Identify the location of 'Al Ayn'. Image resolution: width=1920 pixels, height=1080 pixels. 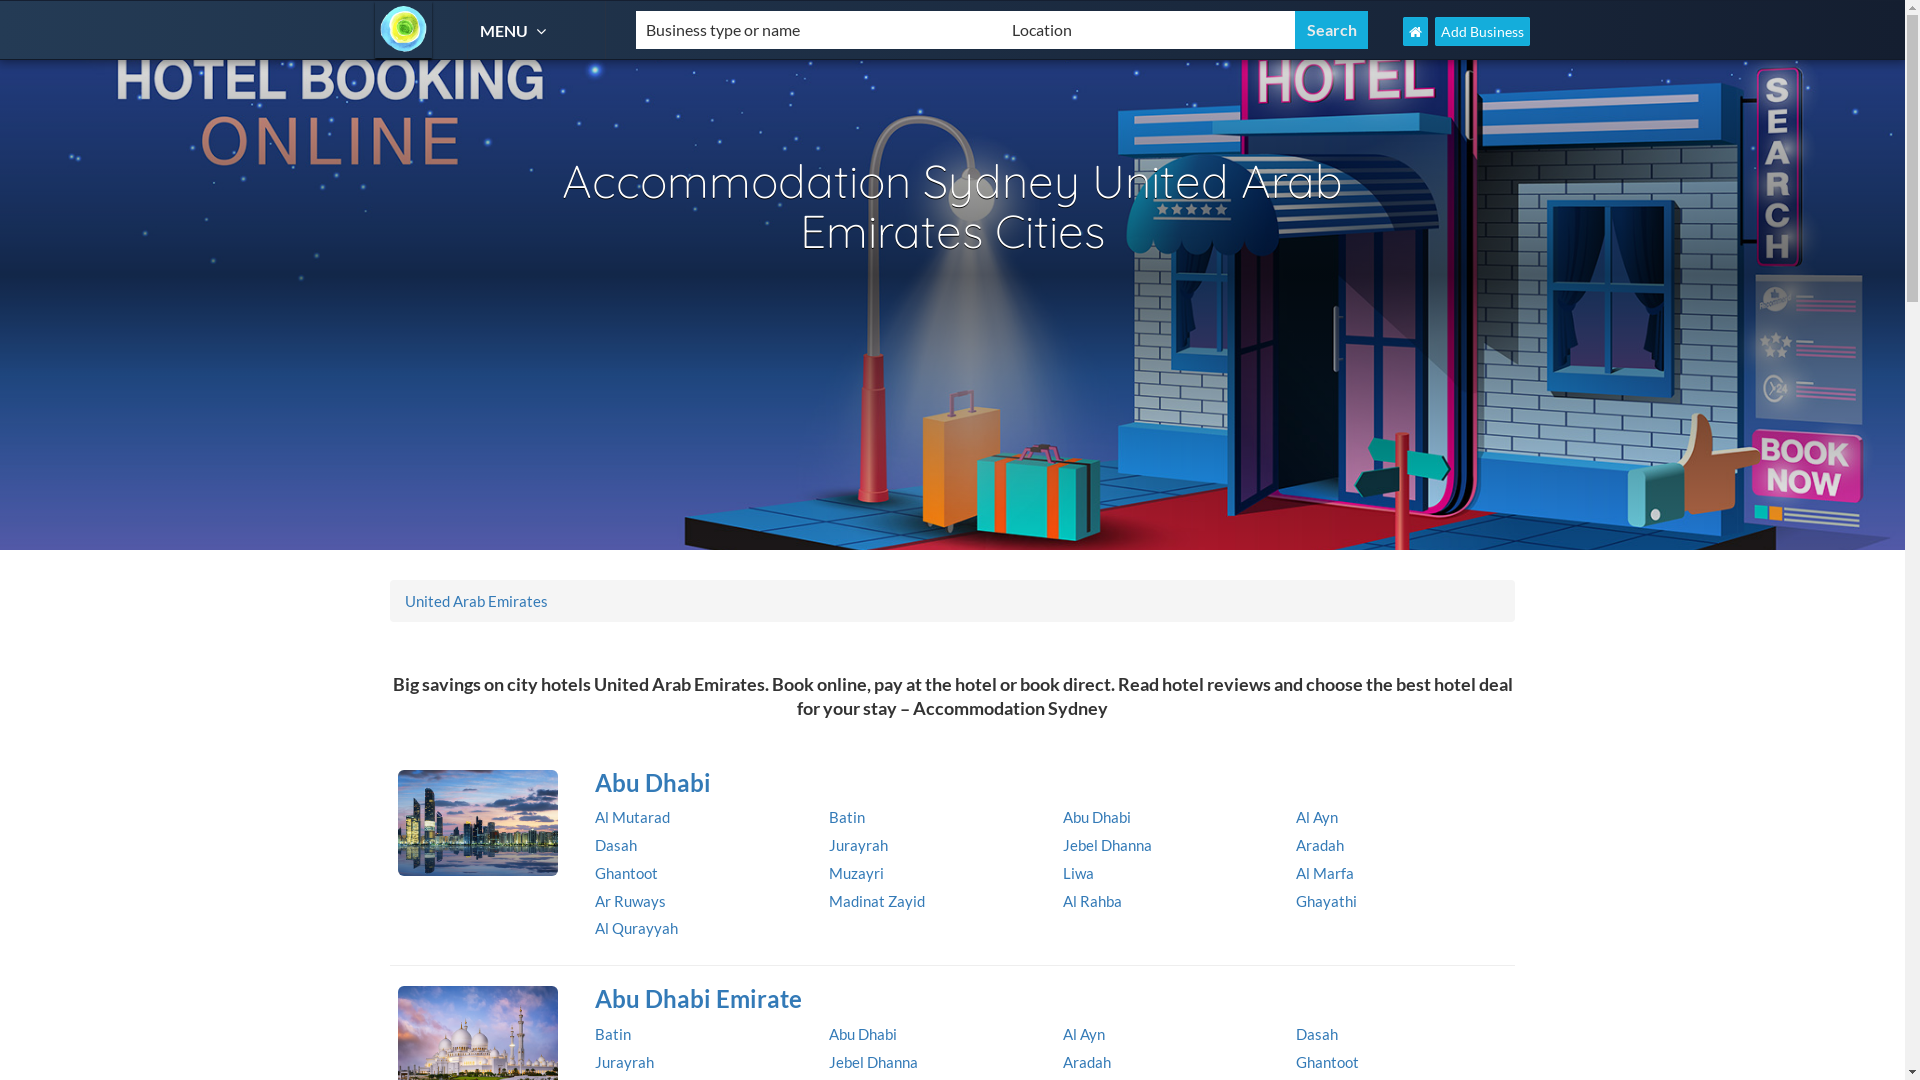
(1296, 817).